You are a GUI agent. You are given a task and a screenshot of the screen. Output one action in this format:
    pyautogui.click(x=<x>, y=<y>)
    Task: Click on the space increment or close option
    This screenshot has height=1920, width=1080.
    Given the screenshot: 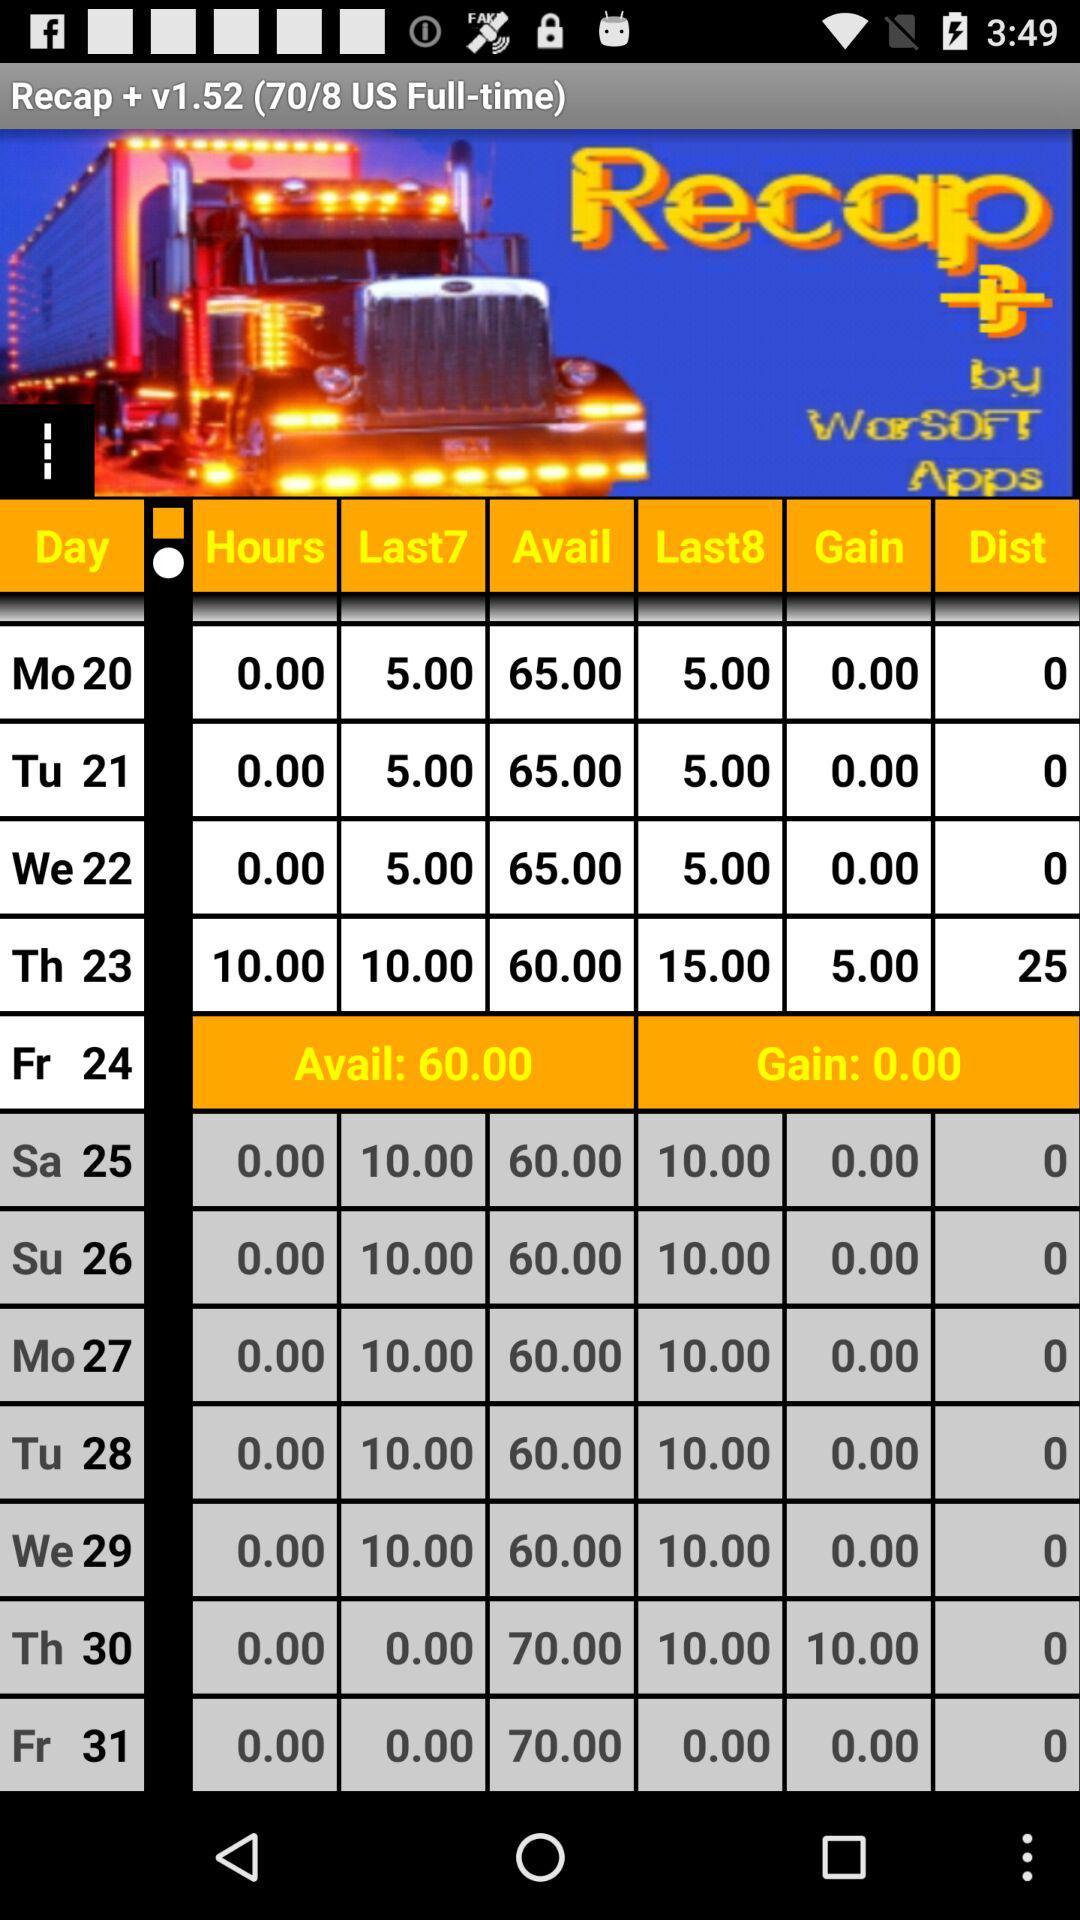 What is the action you would take?
    pyautogui.click(x=167, y=561)
    